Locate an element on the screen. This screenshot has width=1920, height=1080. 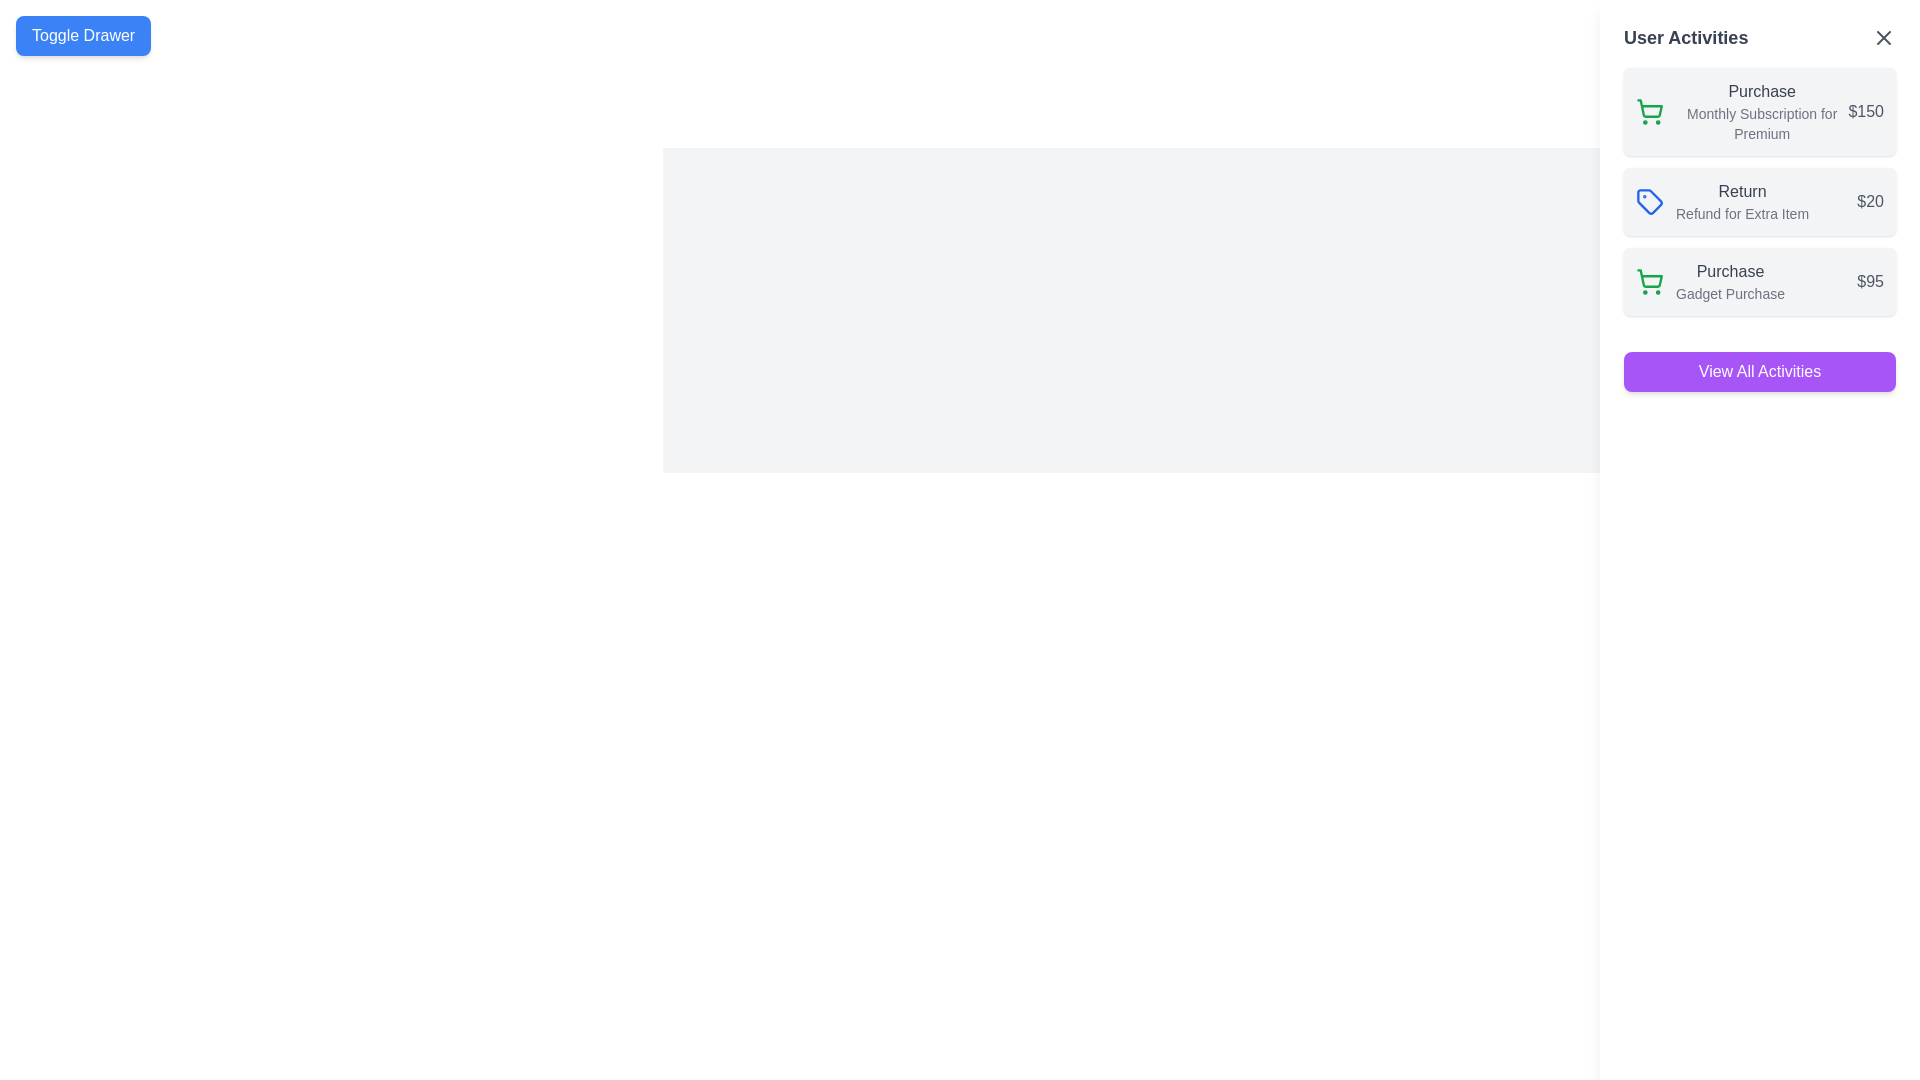
the 'Return' activity icon with a blue outline located in the 'User Activities' section, positioned to the left of the text 'Return' and 'Refund for Extra Item' is located at coordinates (1650, 201).